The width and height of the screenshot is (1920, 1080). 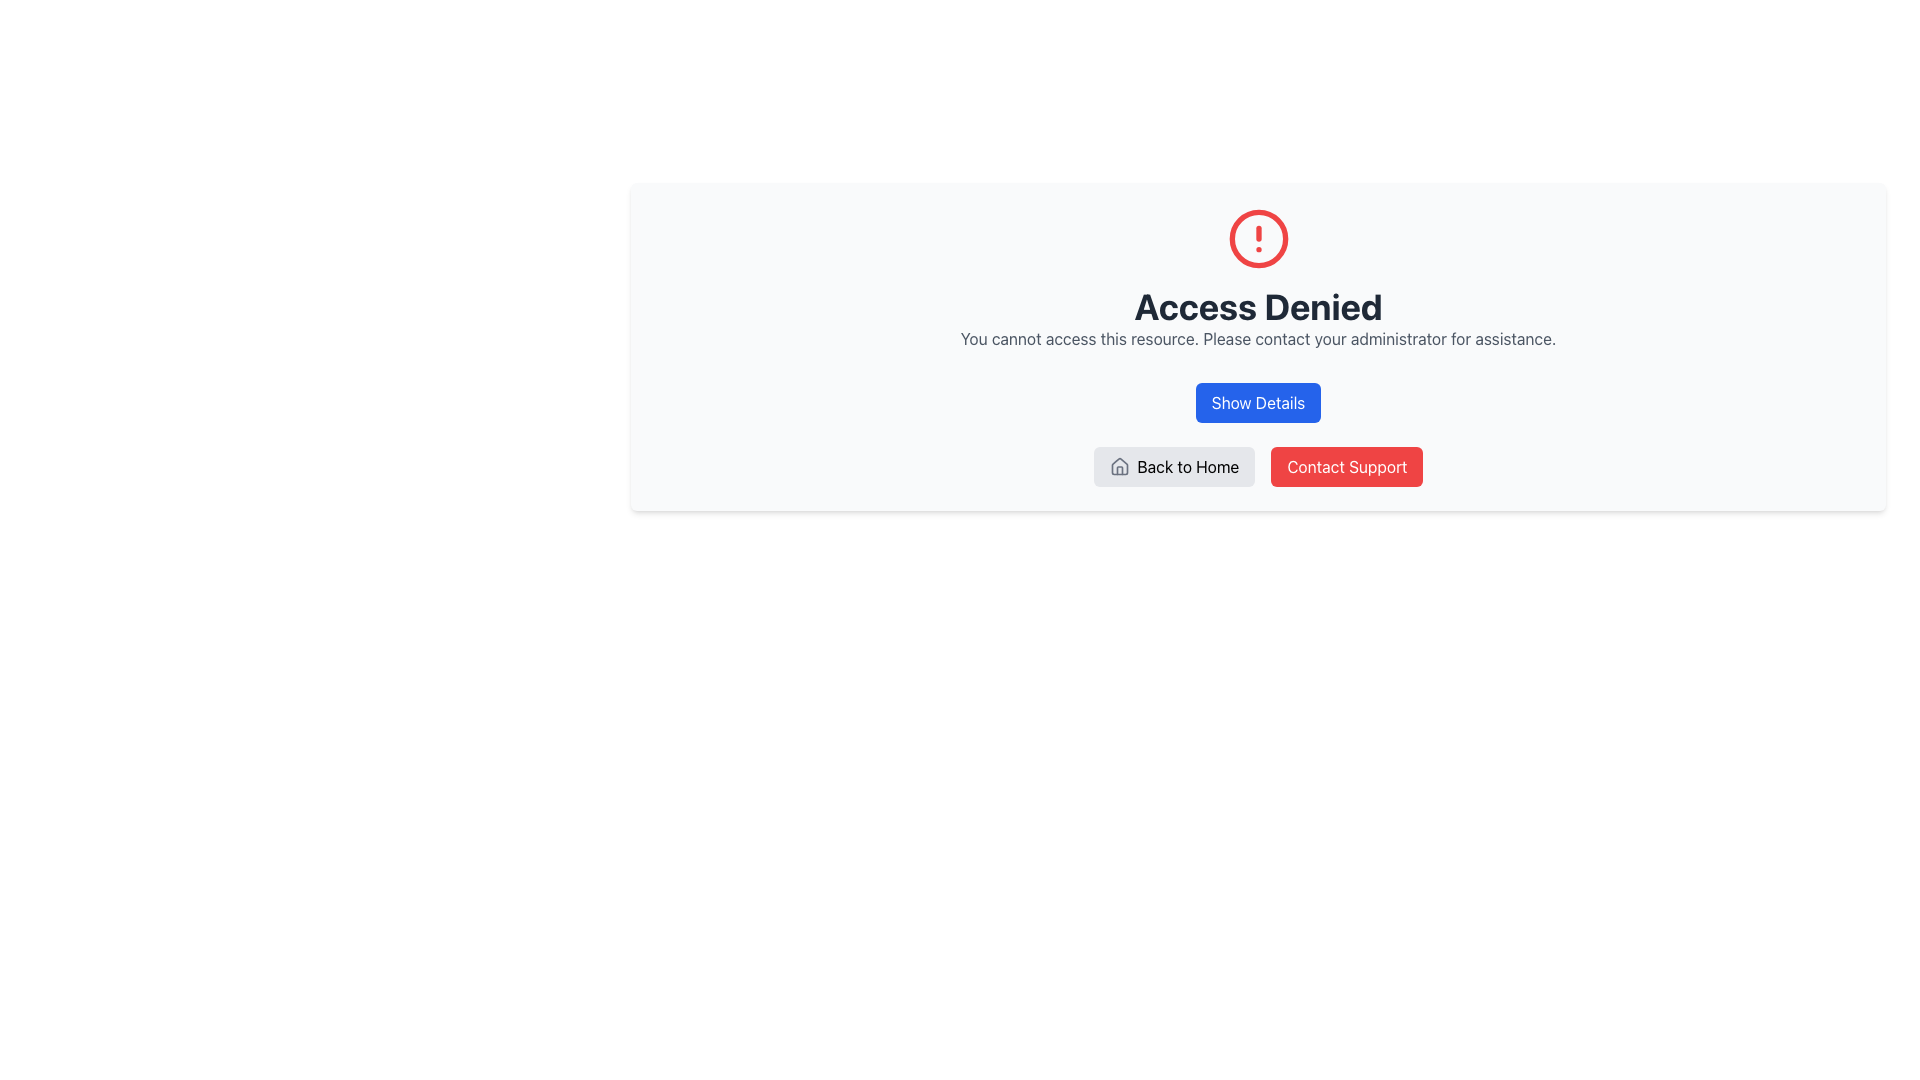 I want to click on the house icon located as the leftmost icon in the horizontal row of navigation icons, so click(x=1118, y=466).